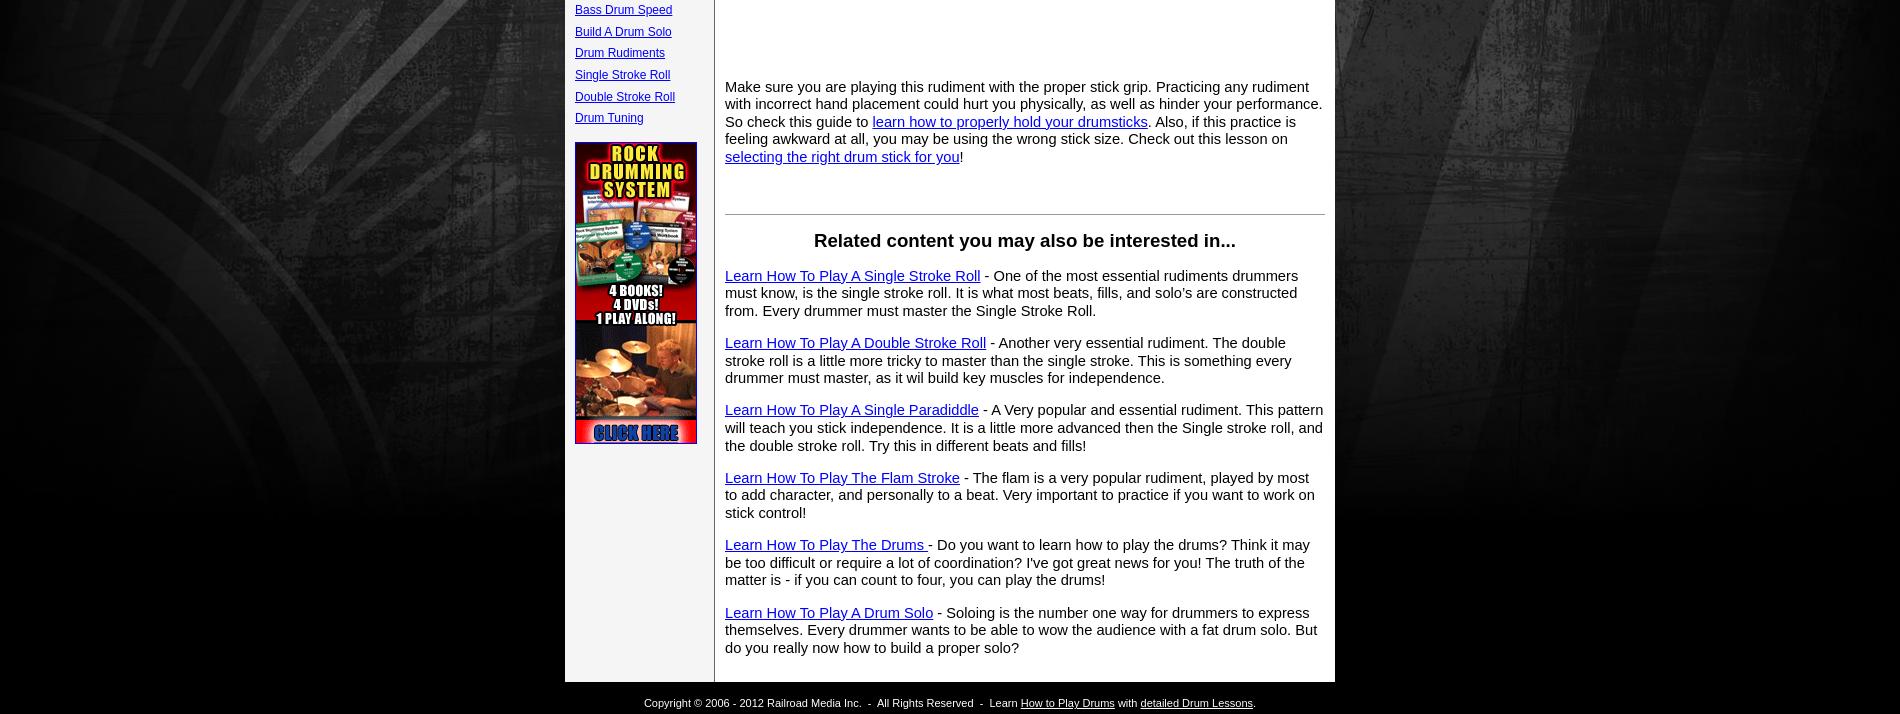 This screenshot has width=1900, height=714. What do you see at coordinates (724, 562) in the screenshot?
I see `'- Do you want to learn how to play the drums? Think it may be too difficult or require a lot of coordination? I've got great news for you! The truth of the matter is - if you can count to four, you can play the drums!'` at bounding box center [724, 562].